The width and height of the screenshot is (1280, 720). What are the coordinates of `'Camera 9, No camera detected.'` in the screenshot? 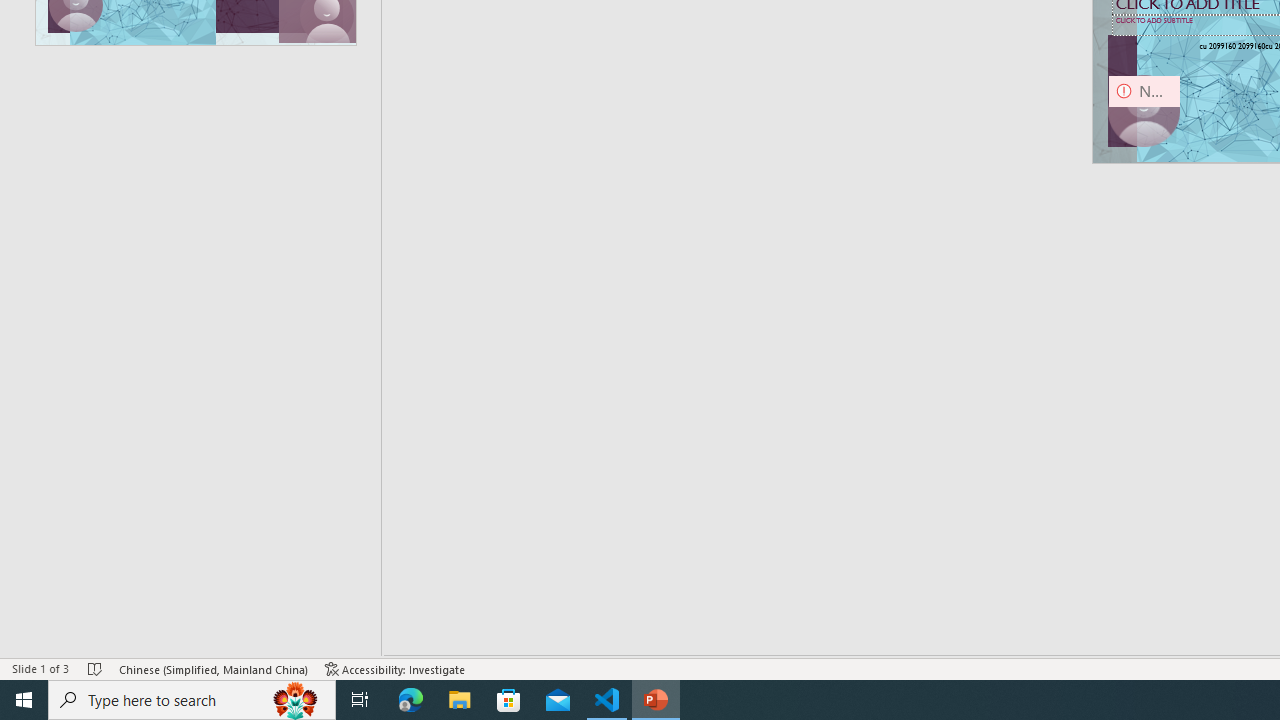 It's located at (1144, 111).